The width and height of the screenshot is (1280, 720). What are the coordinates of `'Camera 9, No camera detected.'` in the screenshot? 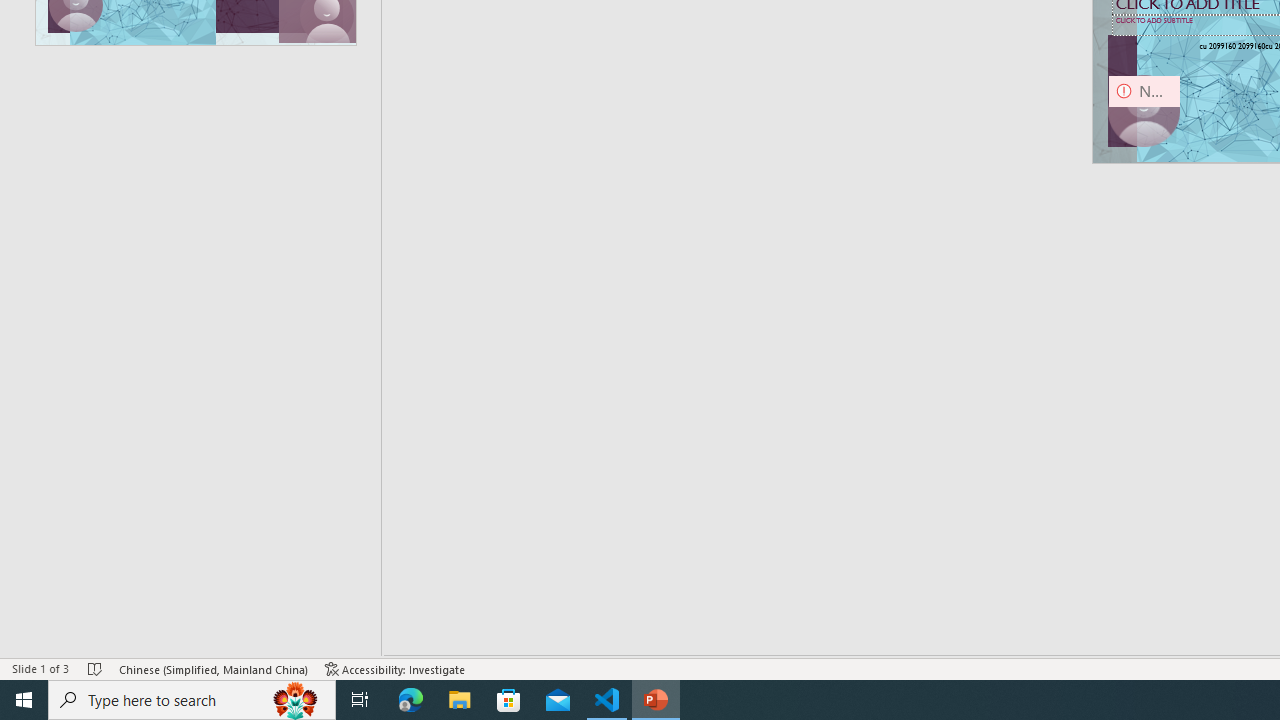 It's located at (1144, 111).